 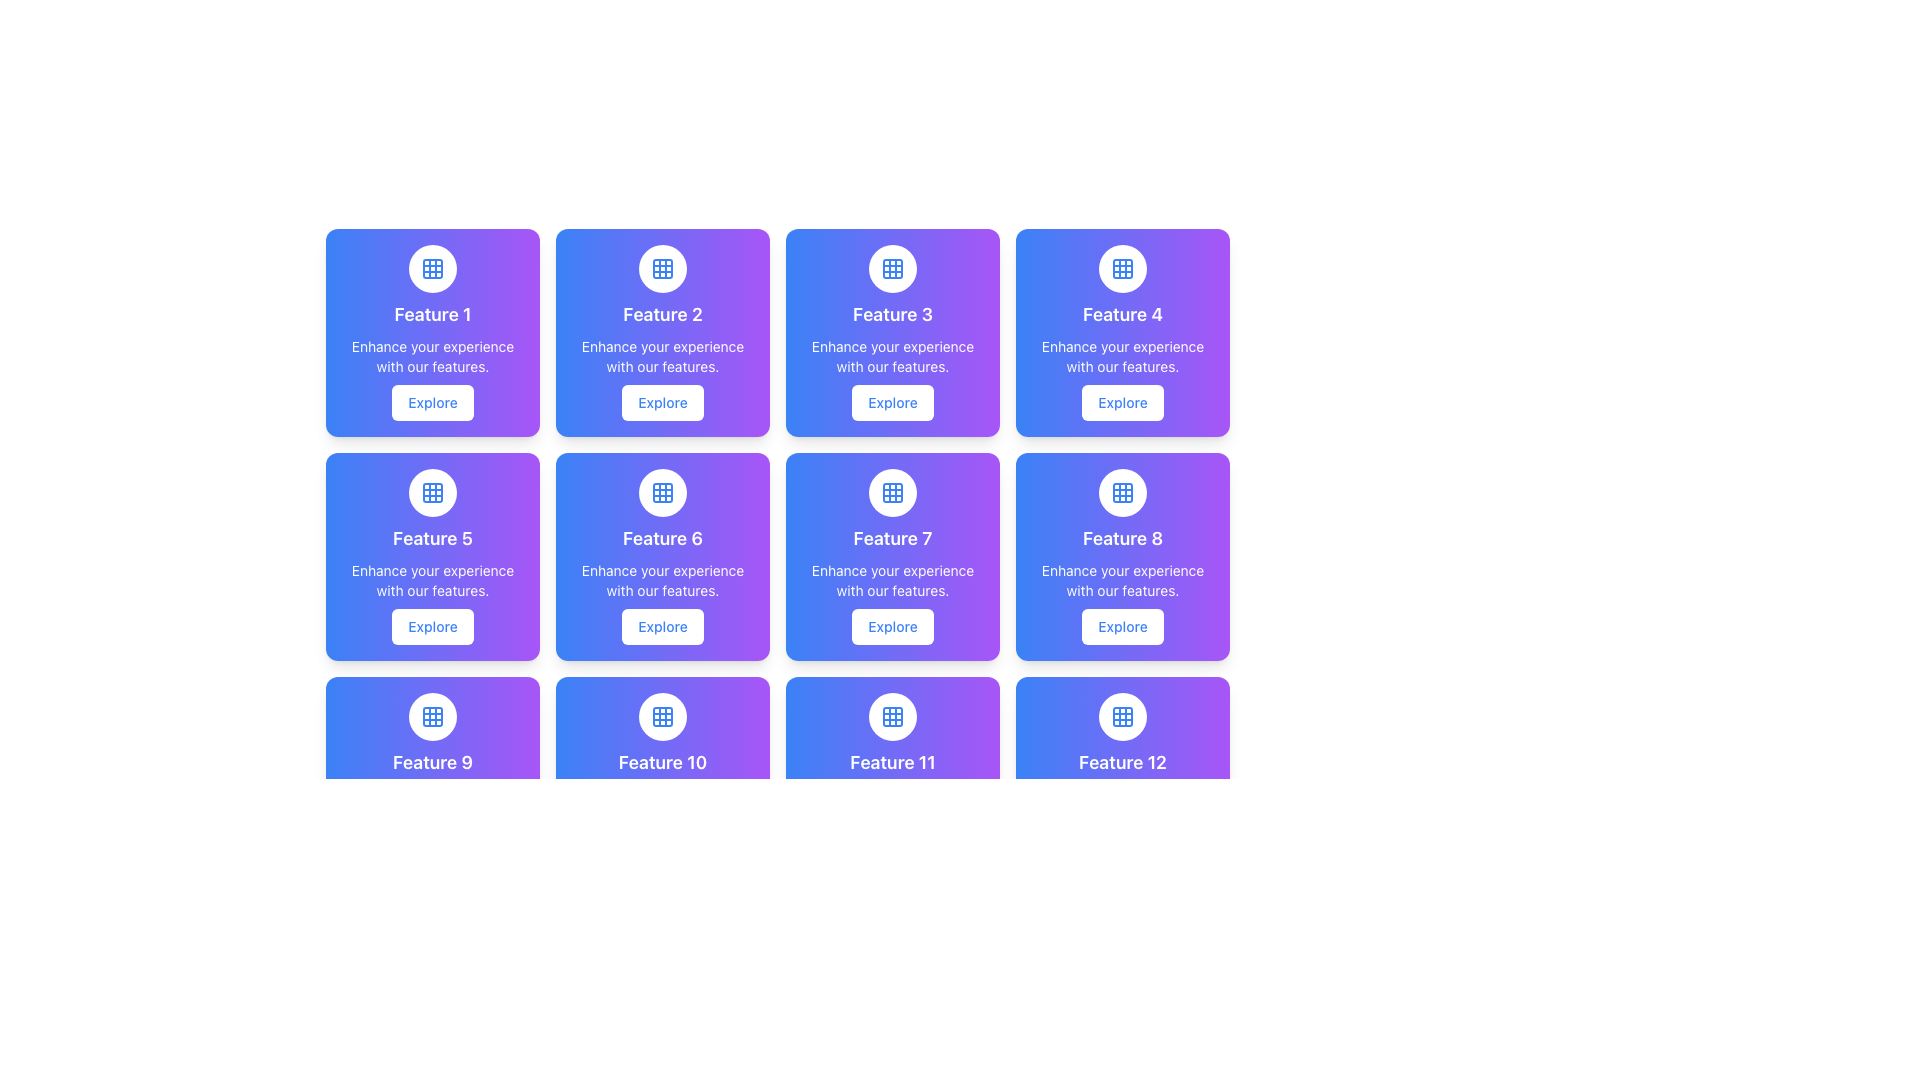 I want to click on the Icon (SVG element) representing 'Feature 12' located at the top of the card in the fourth column of the third row of a 4x3 grid layout, so click(x=1123, y=716).